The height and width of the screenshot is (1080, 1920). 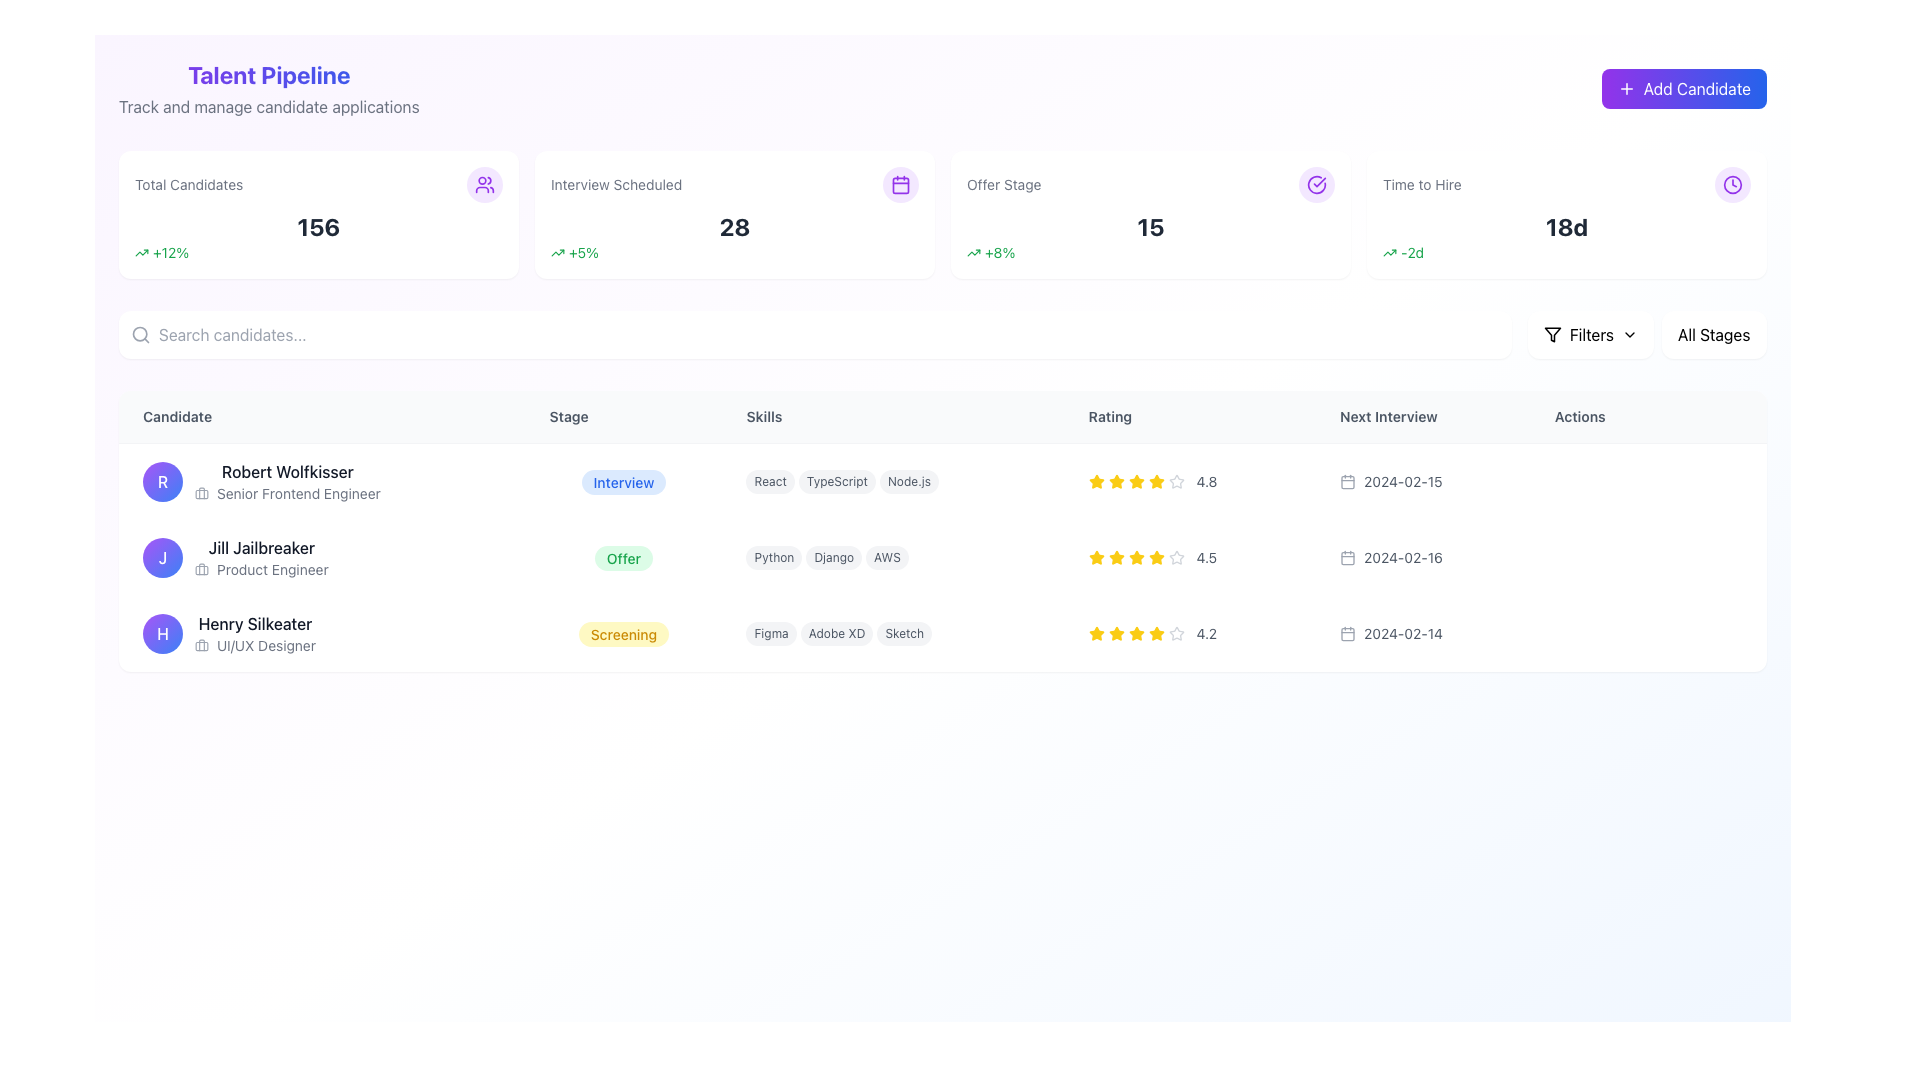 I want to click on the informational display element indicating the date of Henry Silkeater's next interview, located in the 'Next Interview' column of the last row visible under the 'Talent Pipeline' header, so click(x=1422, y=633).